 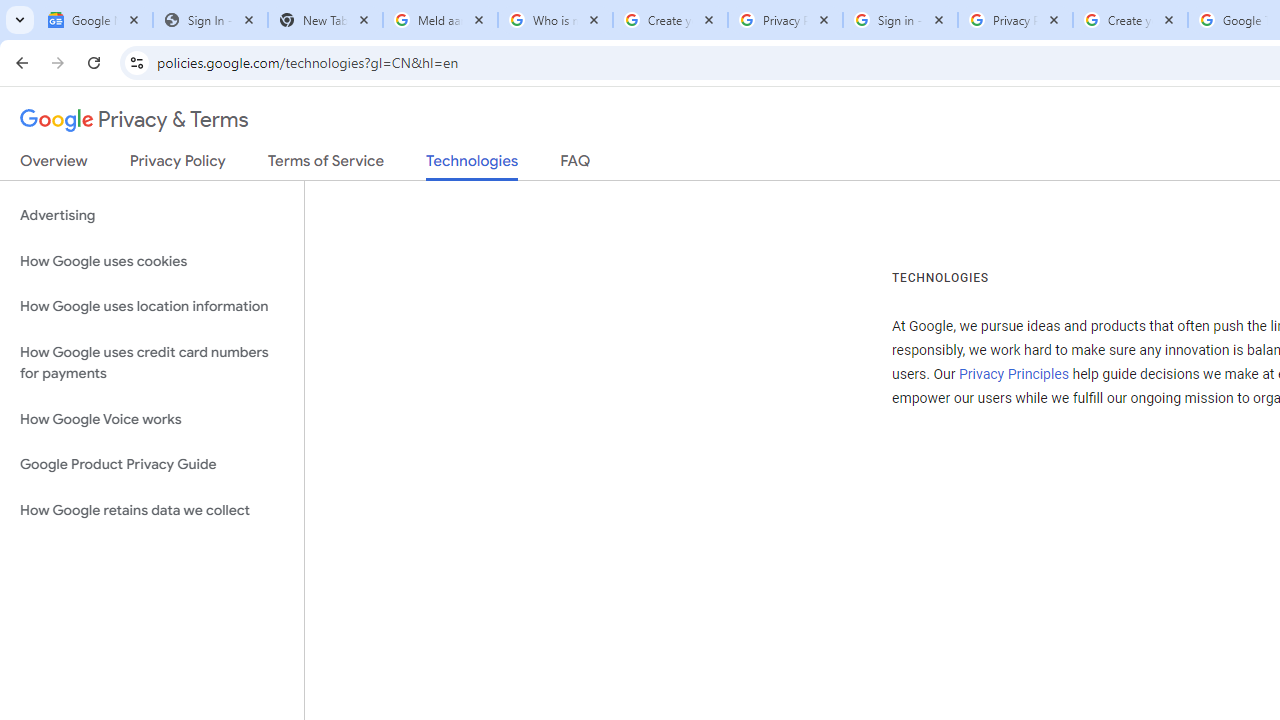 I want to click on 'Create your Google Account', so click(x=1130, y=20).